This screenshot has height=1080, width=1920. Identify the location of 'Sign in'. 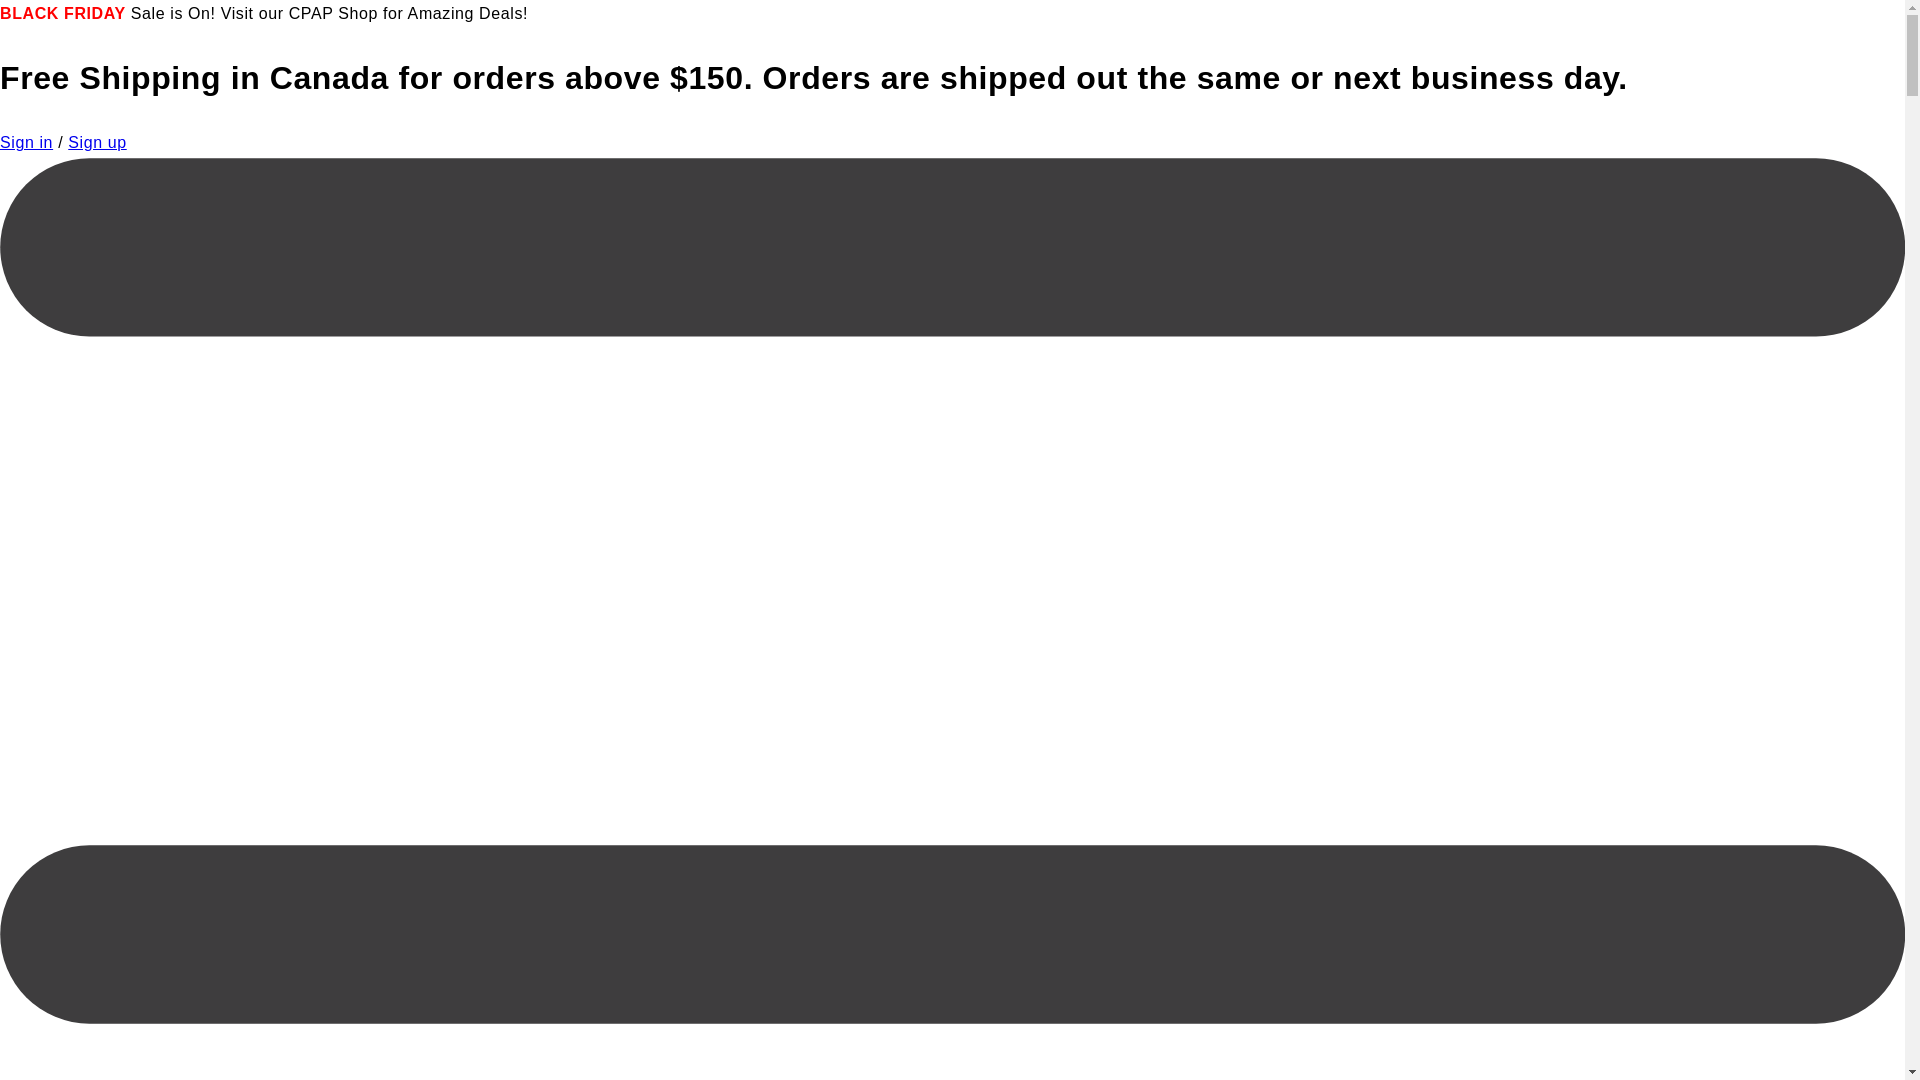
(26, 141).